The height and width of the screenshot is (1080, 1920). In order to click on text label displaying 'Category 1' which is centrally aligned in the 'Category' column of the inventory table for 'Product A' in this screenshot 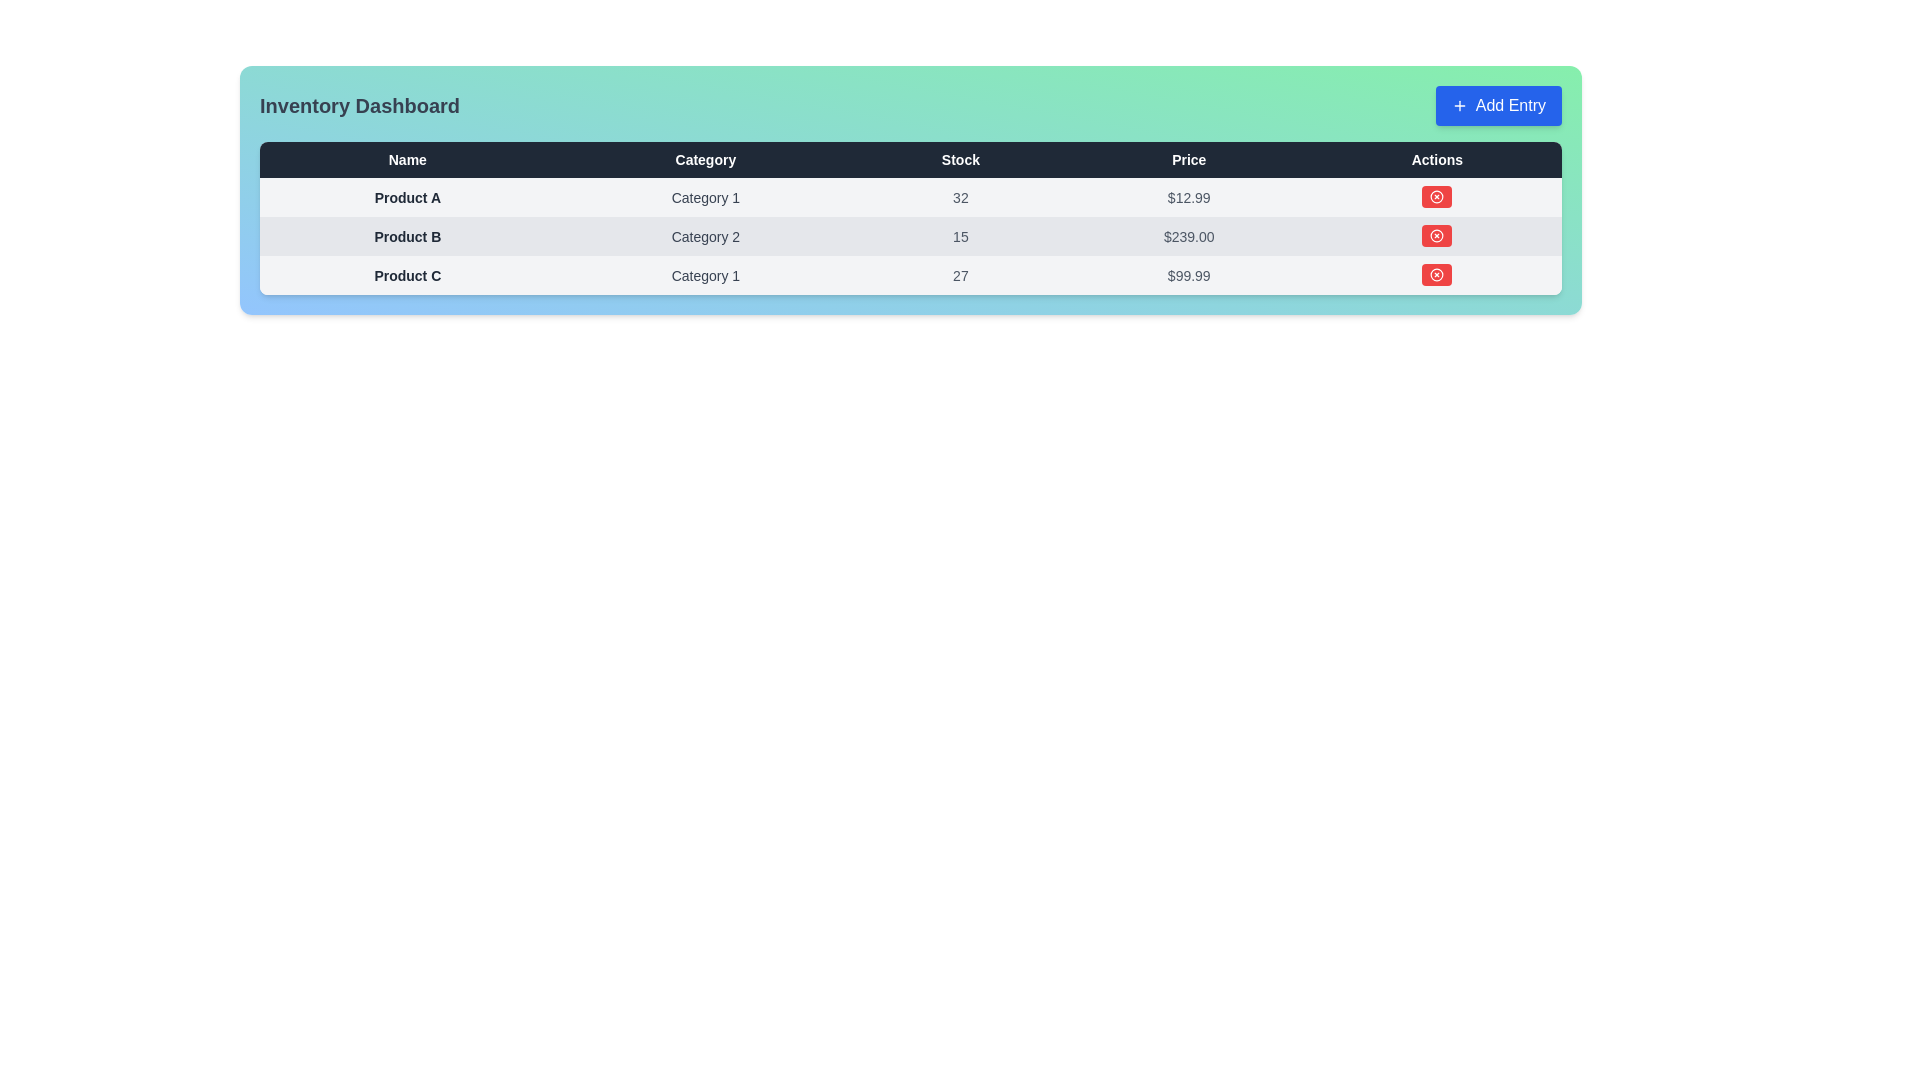, I will do `click(705, 197)`.